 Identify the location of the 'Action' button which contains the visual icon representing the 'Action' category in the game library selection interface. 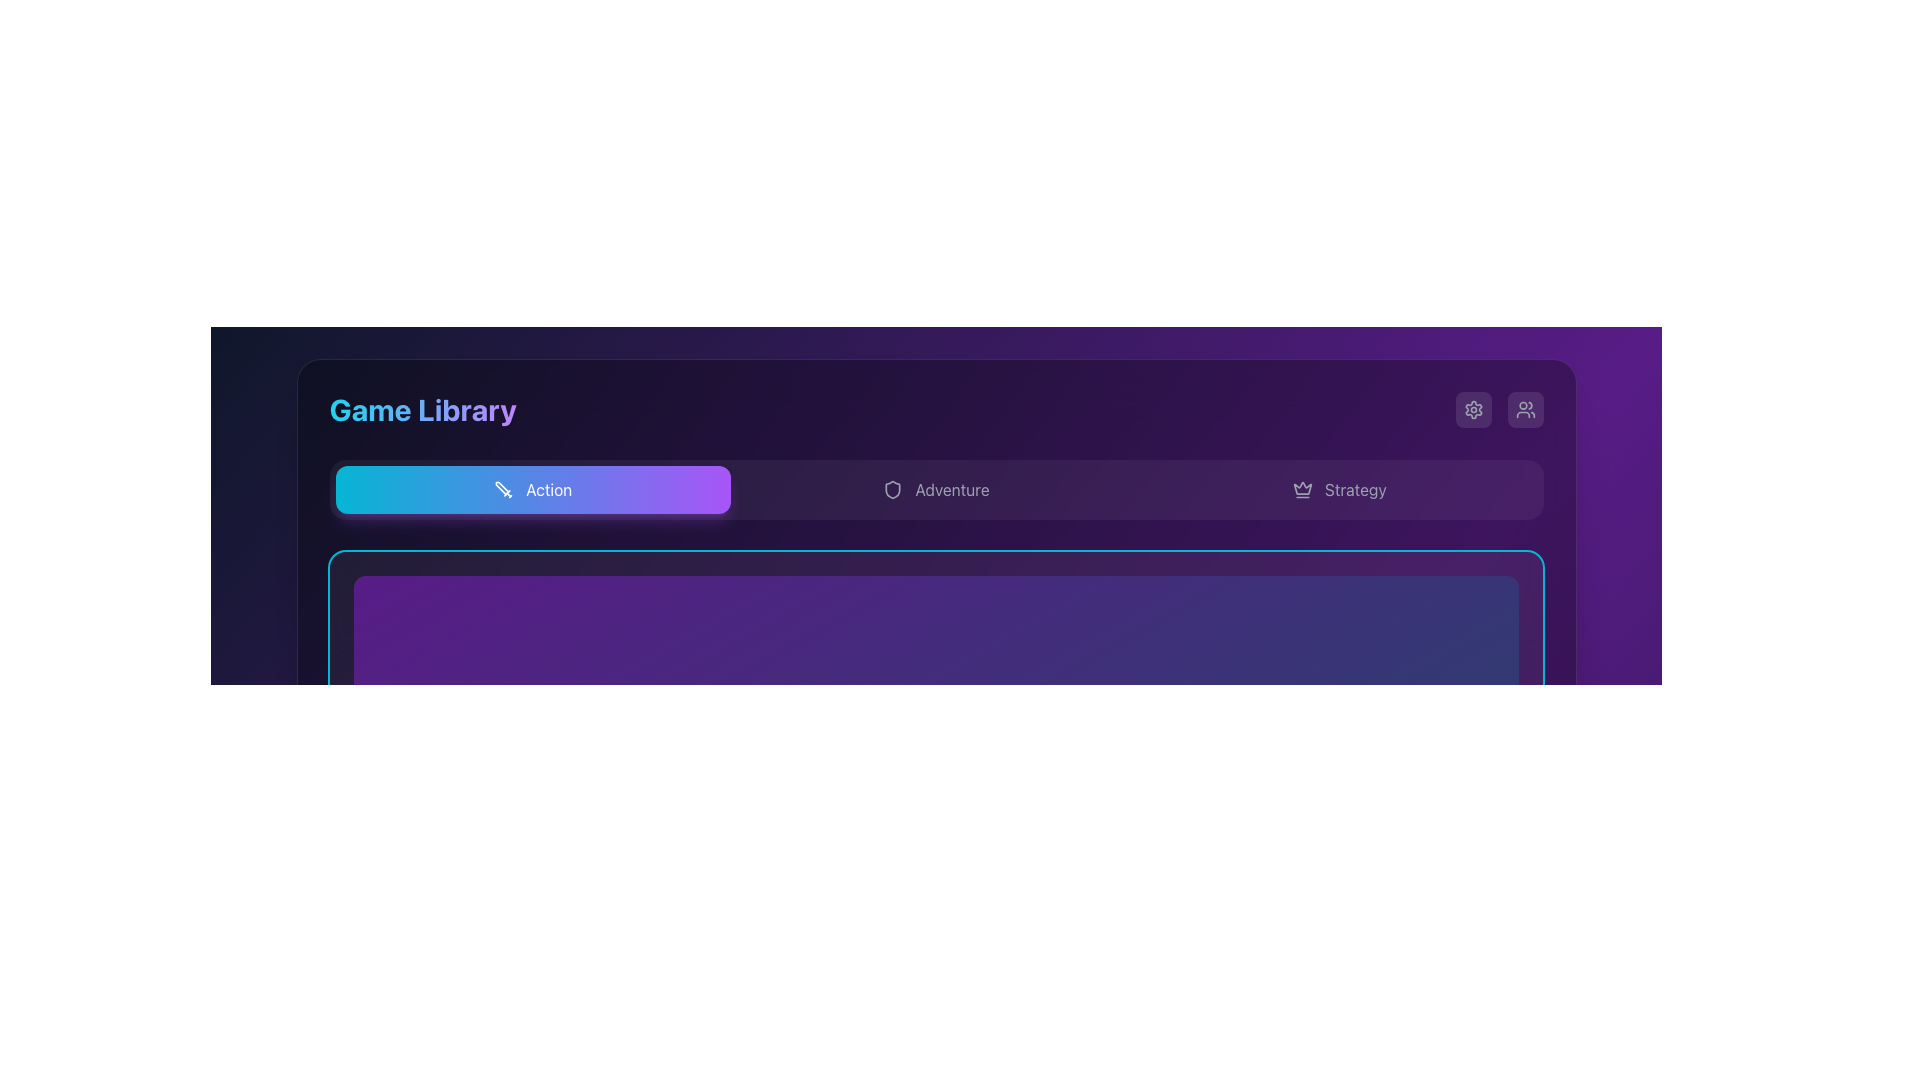
(504, 489).